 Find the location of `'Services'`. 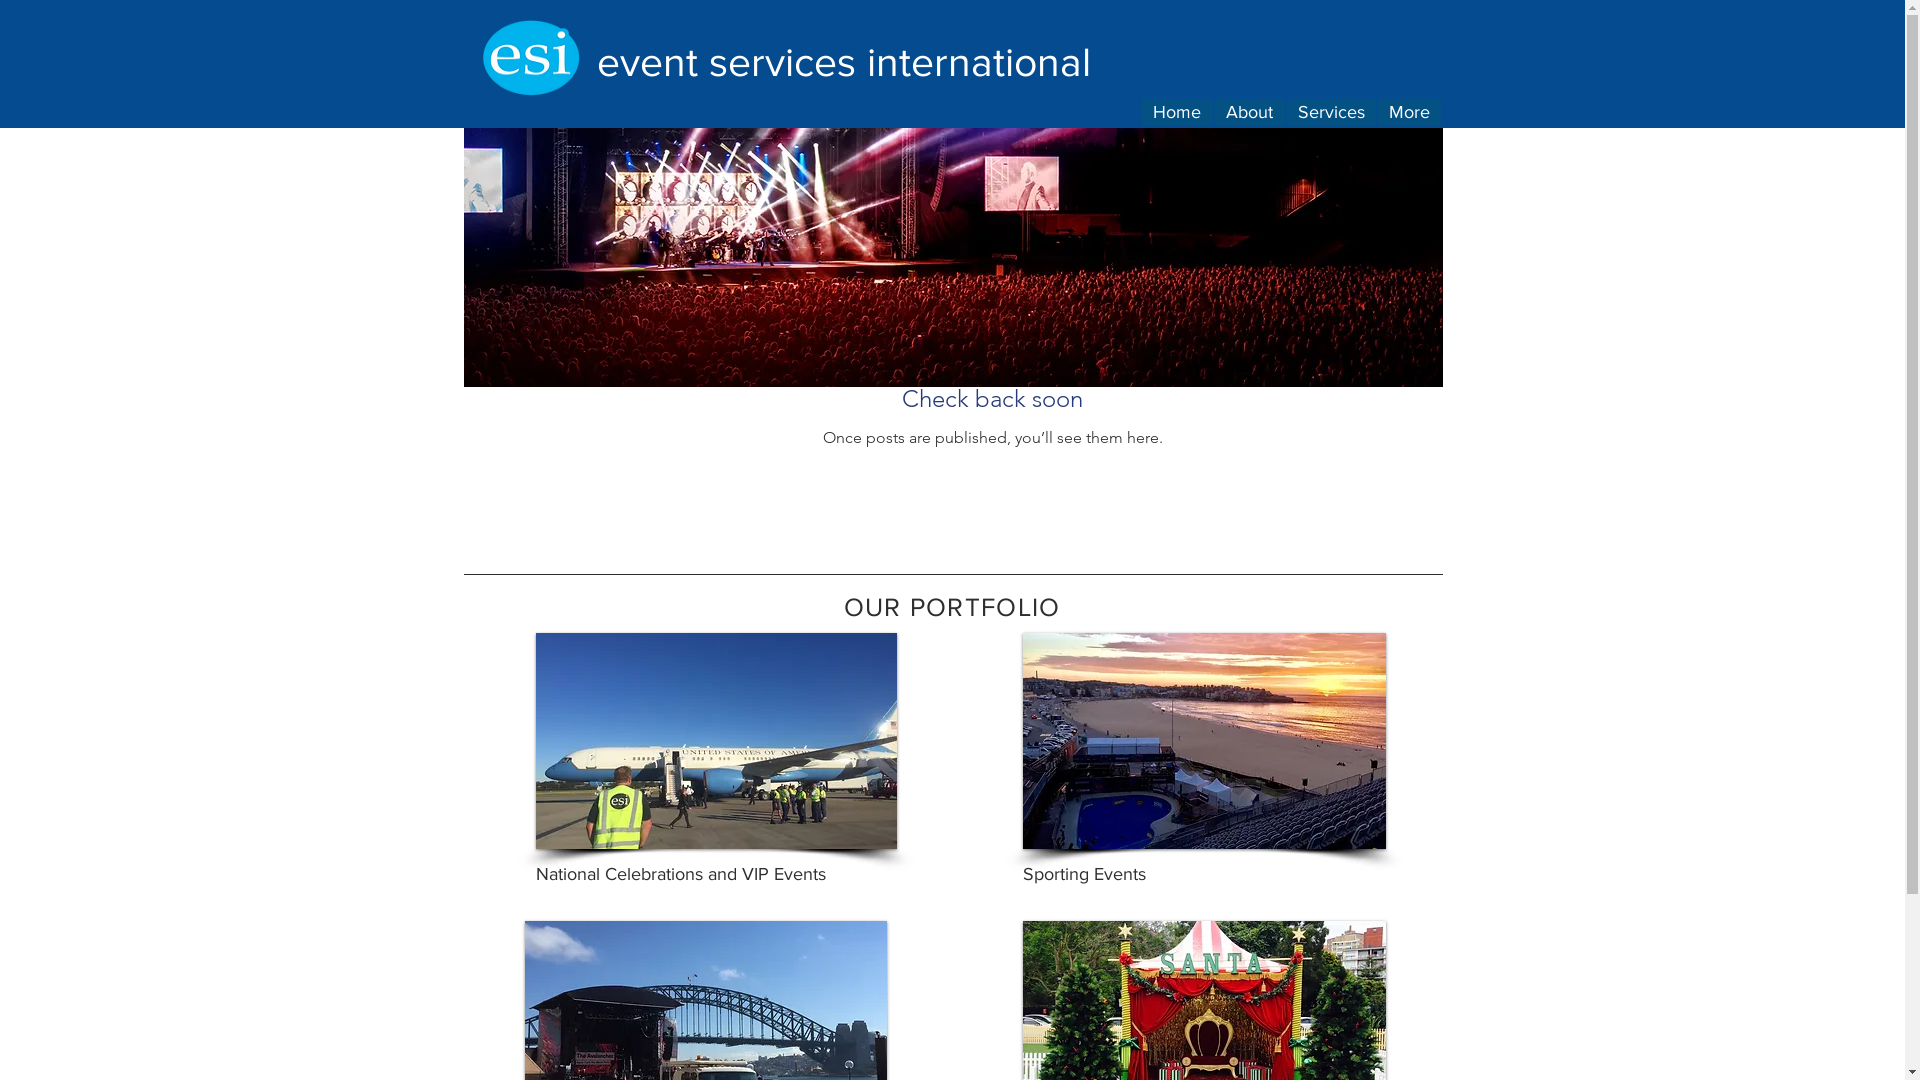

'Services' is located at coordinates (1330, 112).